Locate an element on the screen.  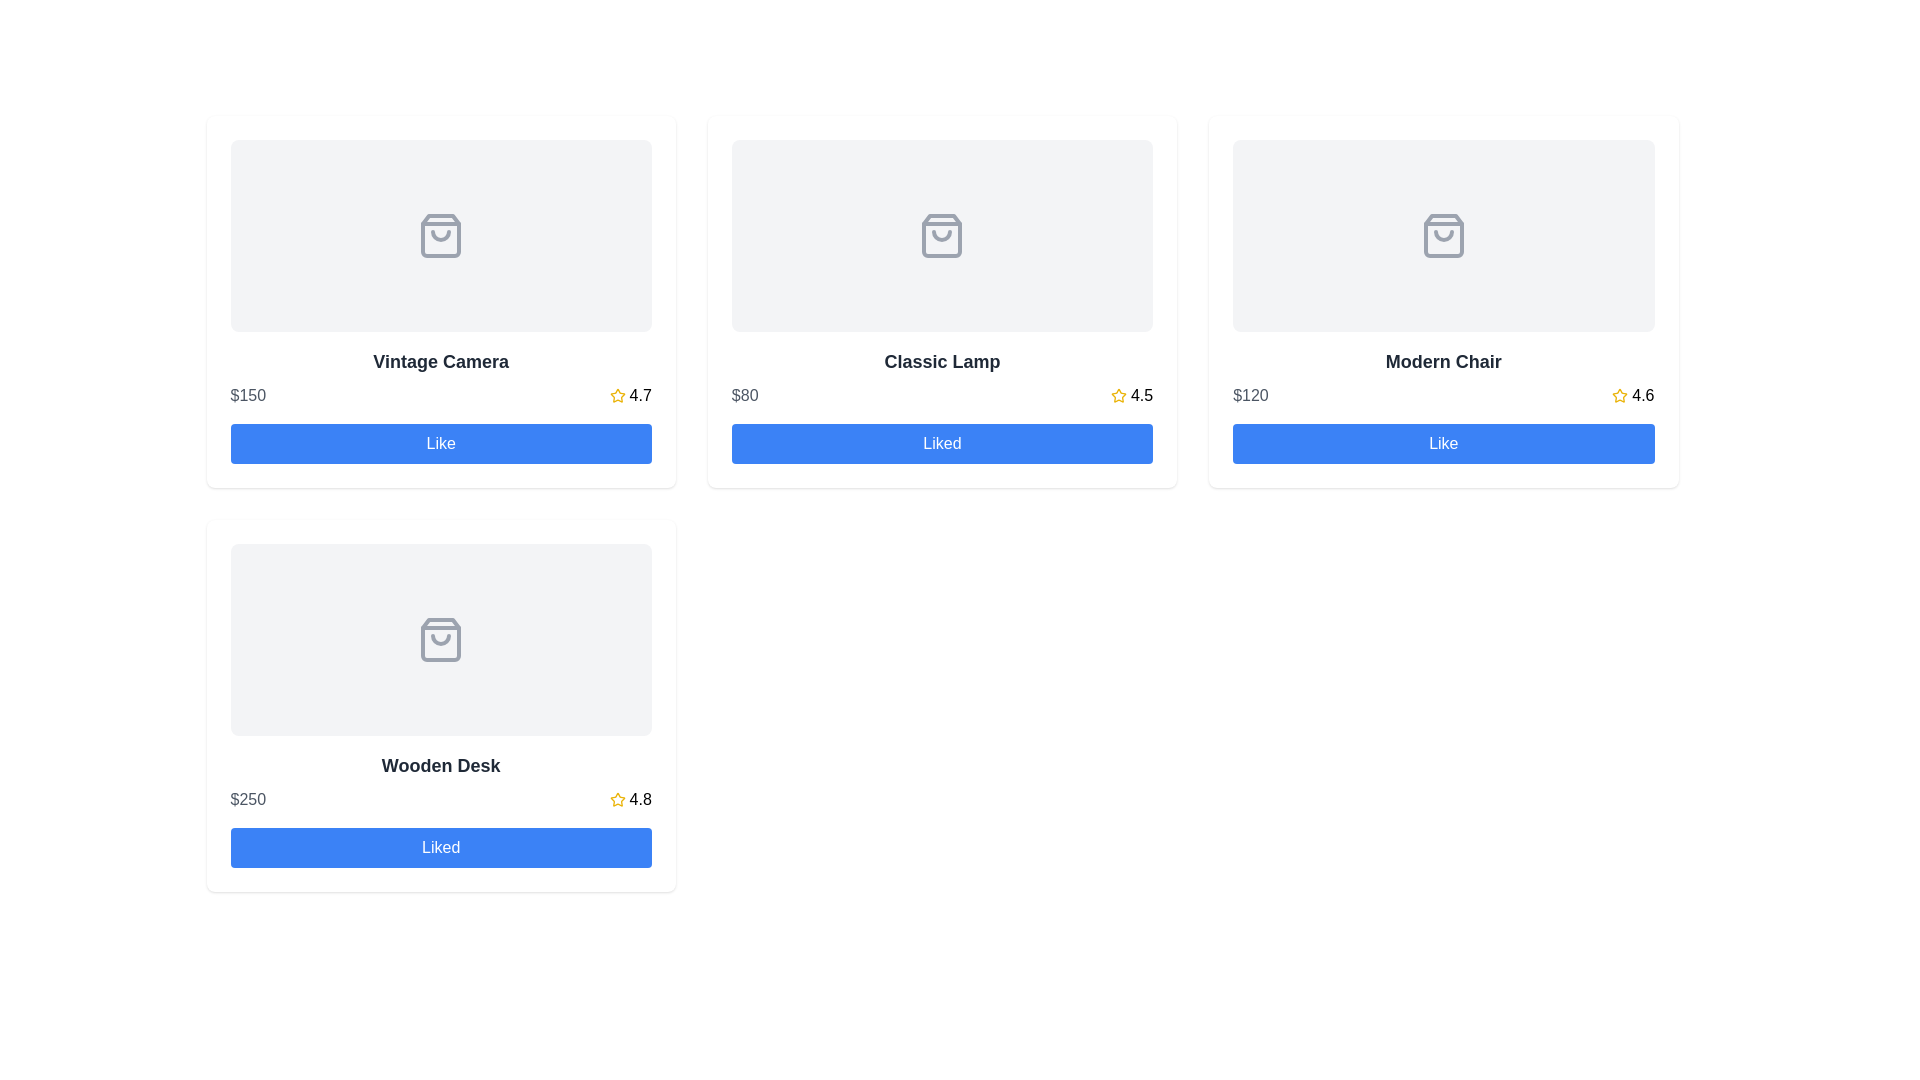
the star rating icon located in the lower-right part of the 'Vintage Camera' card, next to the text displaying '4.7', to interact with the rating system is located at coordinates (616, 396).